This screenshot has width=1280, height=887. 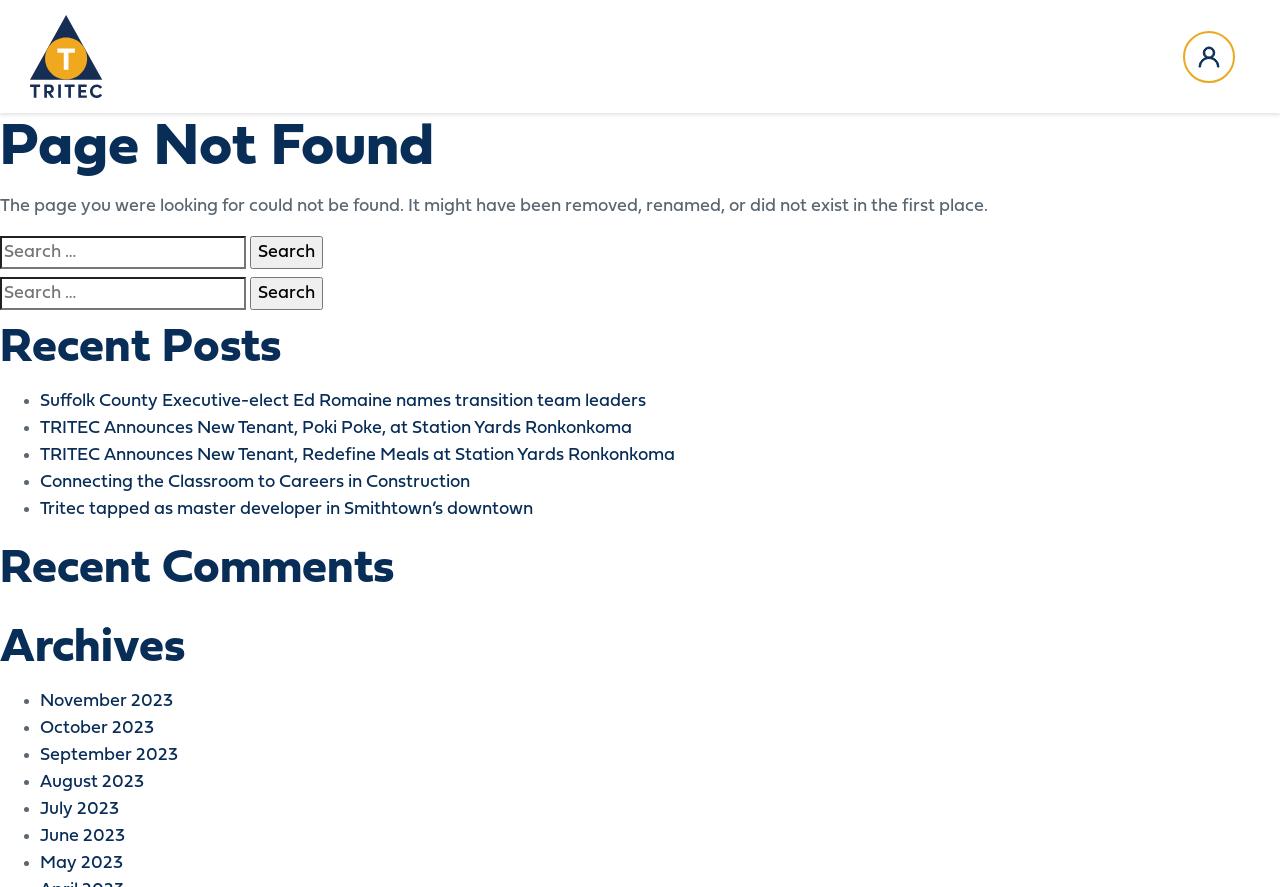 I want to click on 'The page you were looking for could not be found. It might have been removed, renamed, or did not exist in the first place.', so click(x=493, y=206).